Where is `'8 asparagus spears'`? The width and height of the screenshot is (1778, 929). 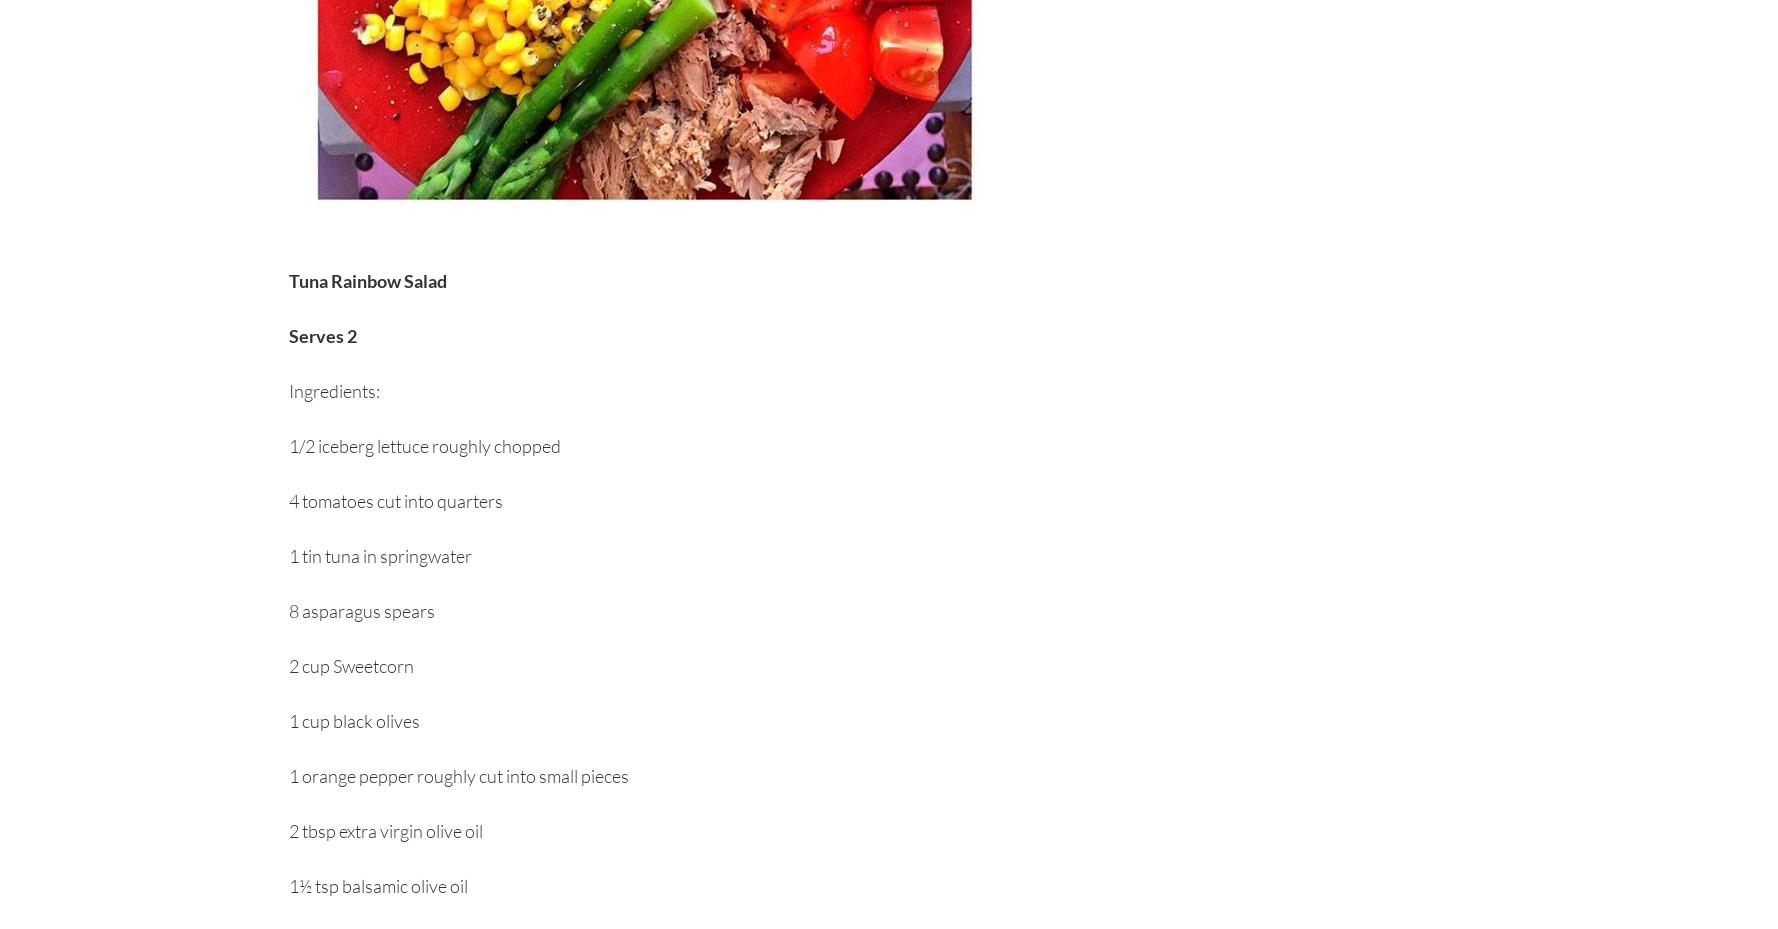
'8 asparagus spears' is located at coordinates (288, 610).